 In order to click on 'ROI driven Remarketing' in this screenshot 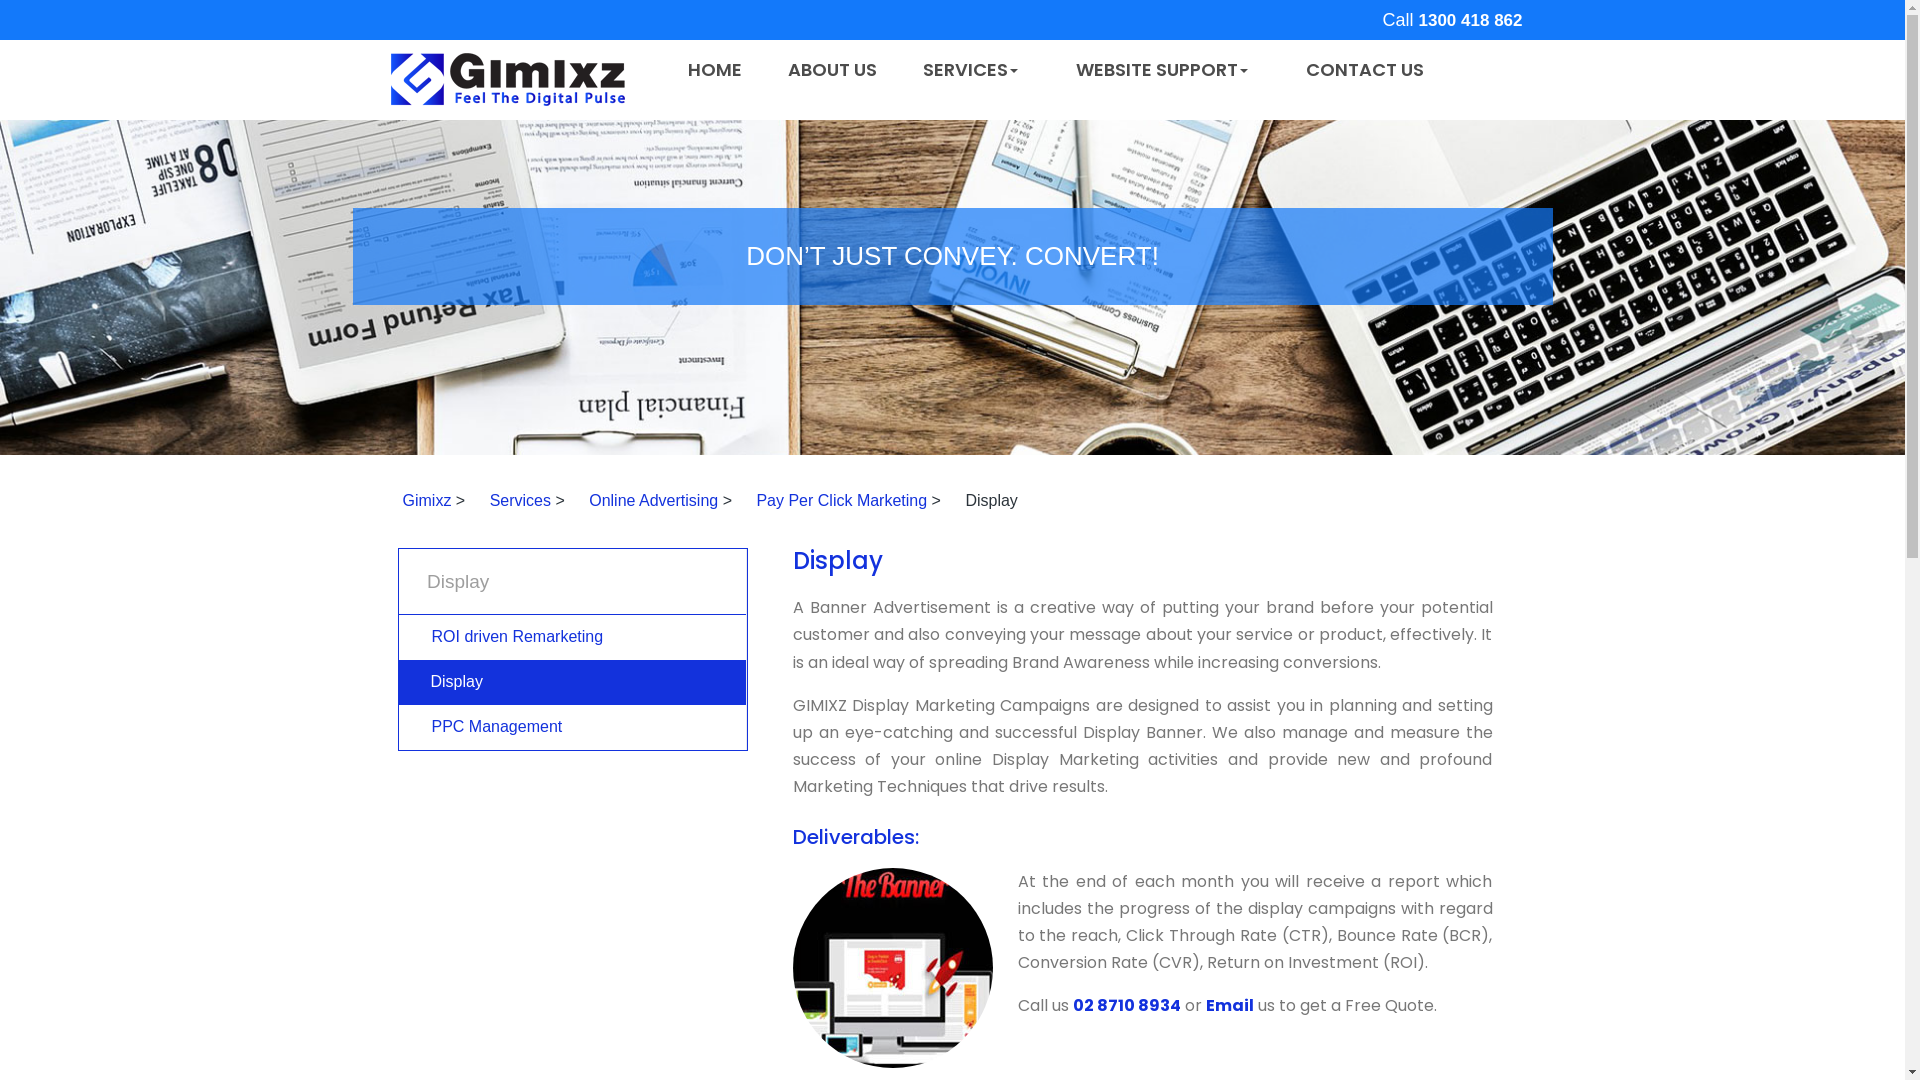, I will do `click(570, 637)`.